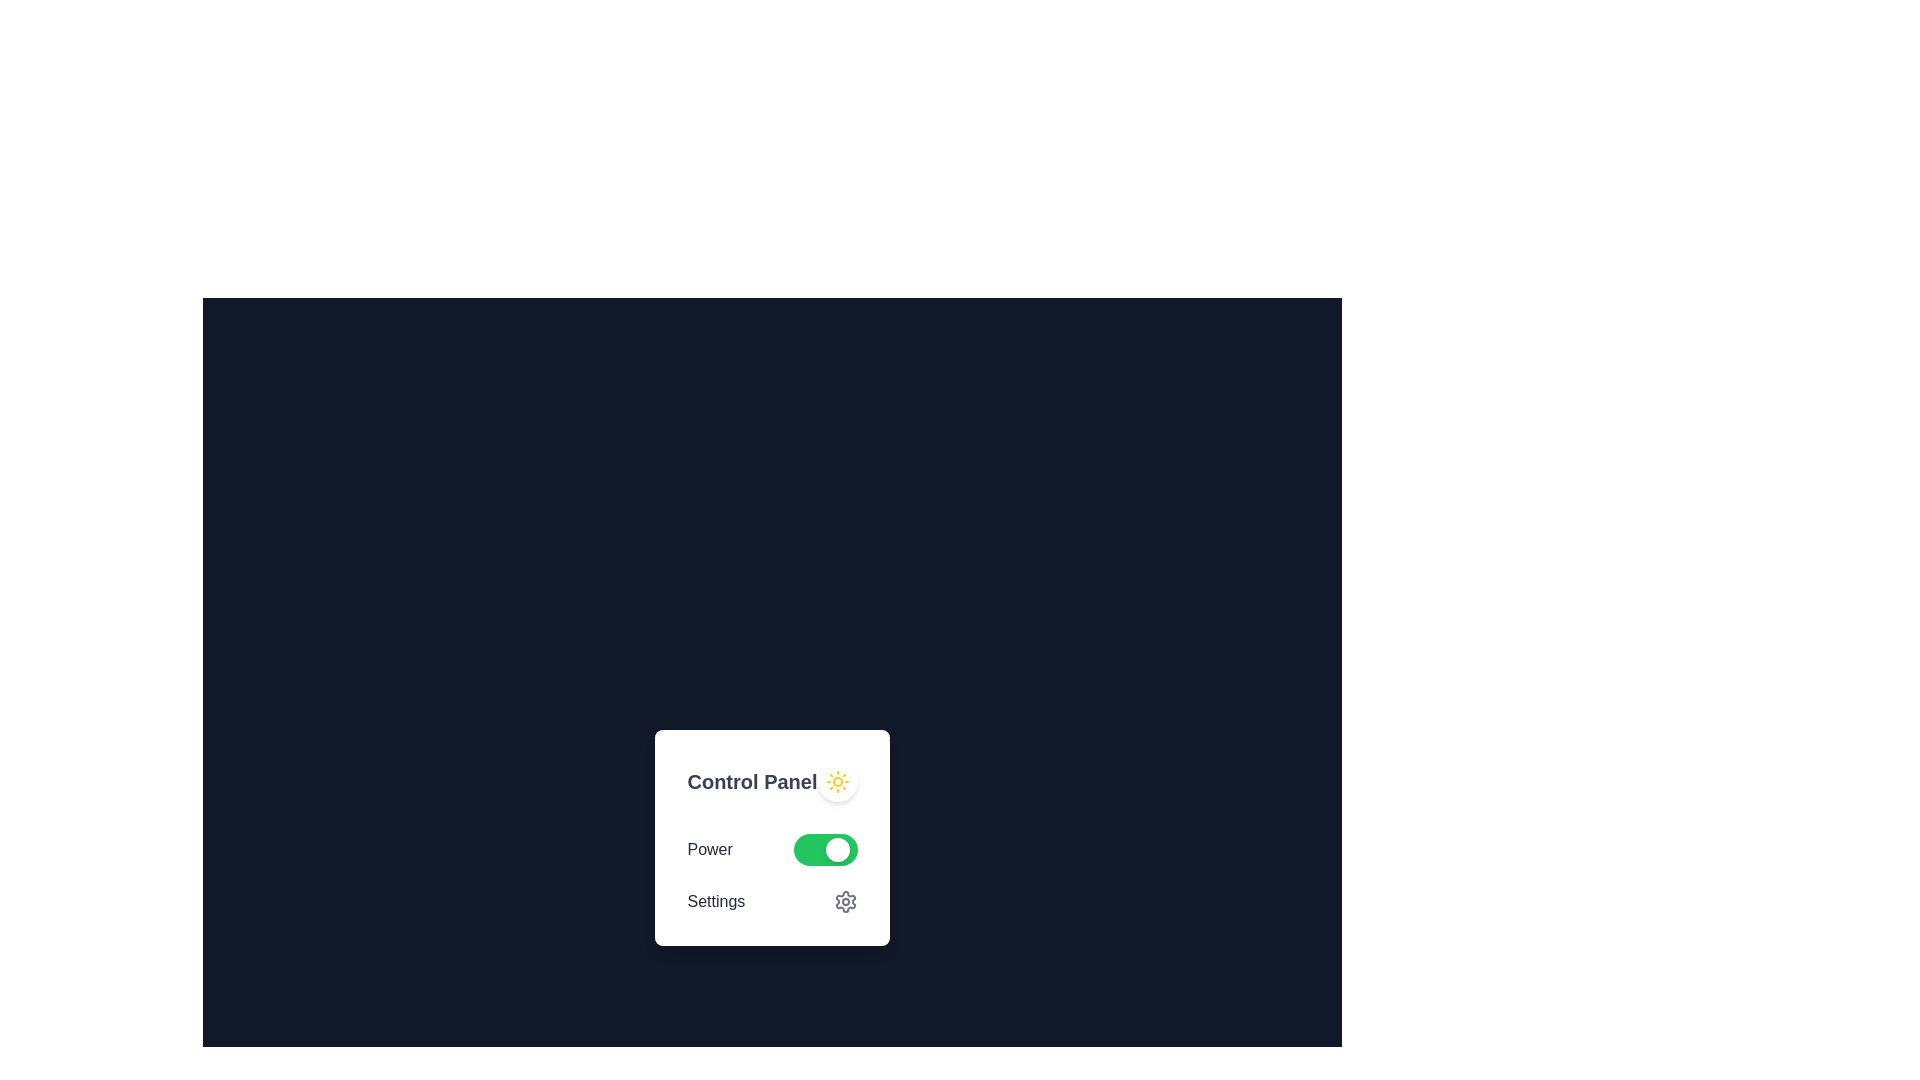  Describe the element at coordinates (837, 781) in the screenshot. I see `the icon located in the circular button adjacent to the 'Control Panel' title` at that location.